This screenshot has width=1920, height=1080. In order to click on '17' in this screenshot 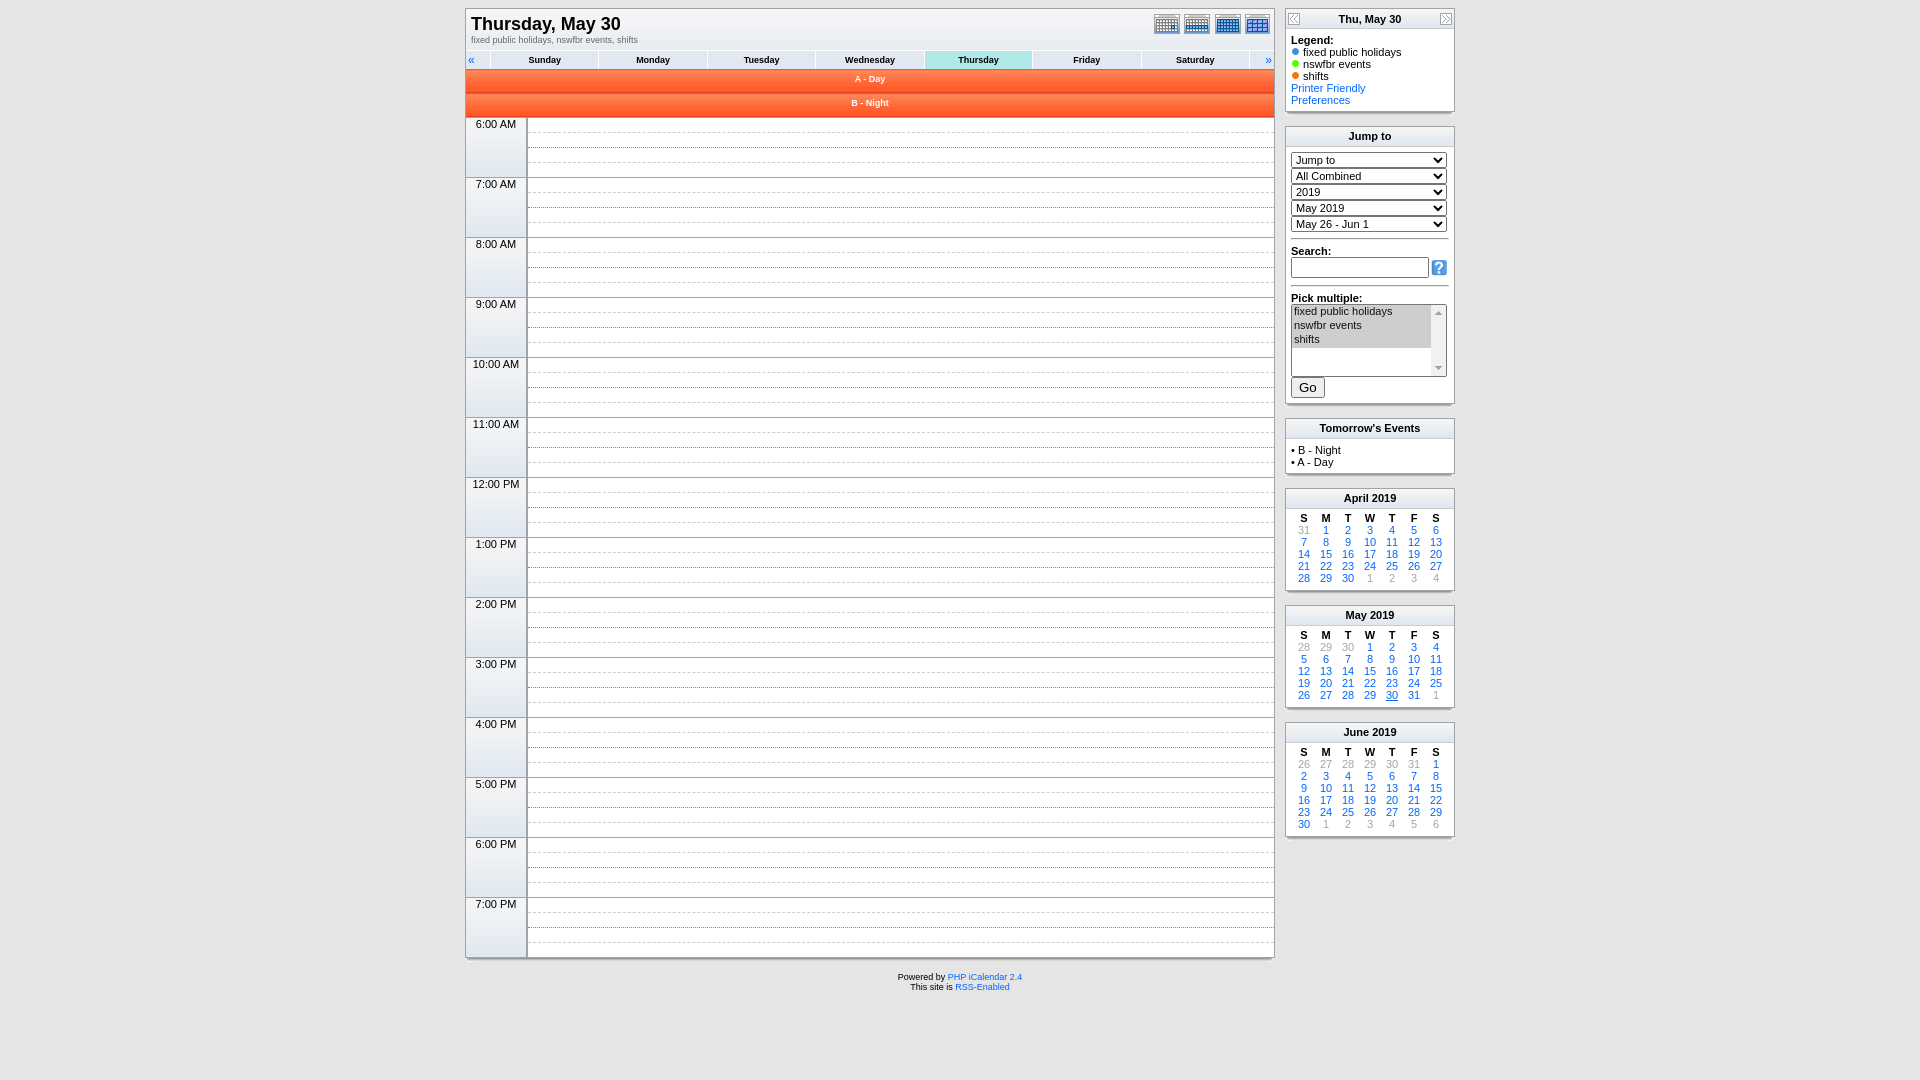, I will do `click(1368, 554)`.